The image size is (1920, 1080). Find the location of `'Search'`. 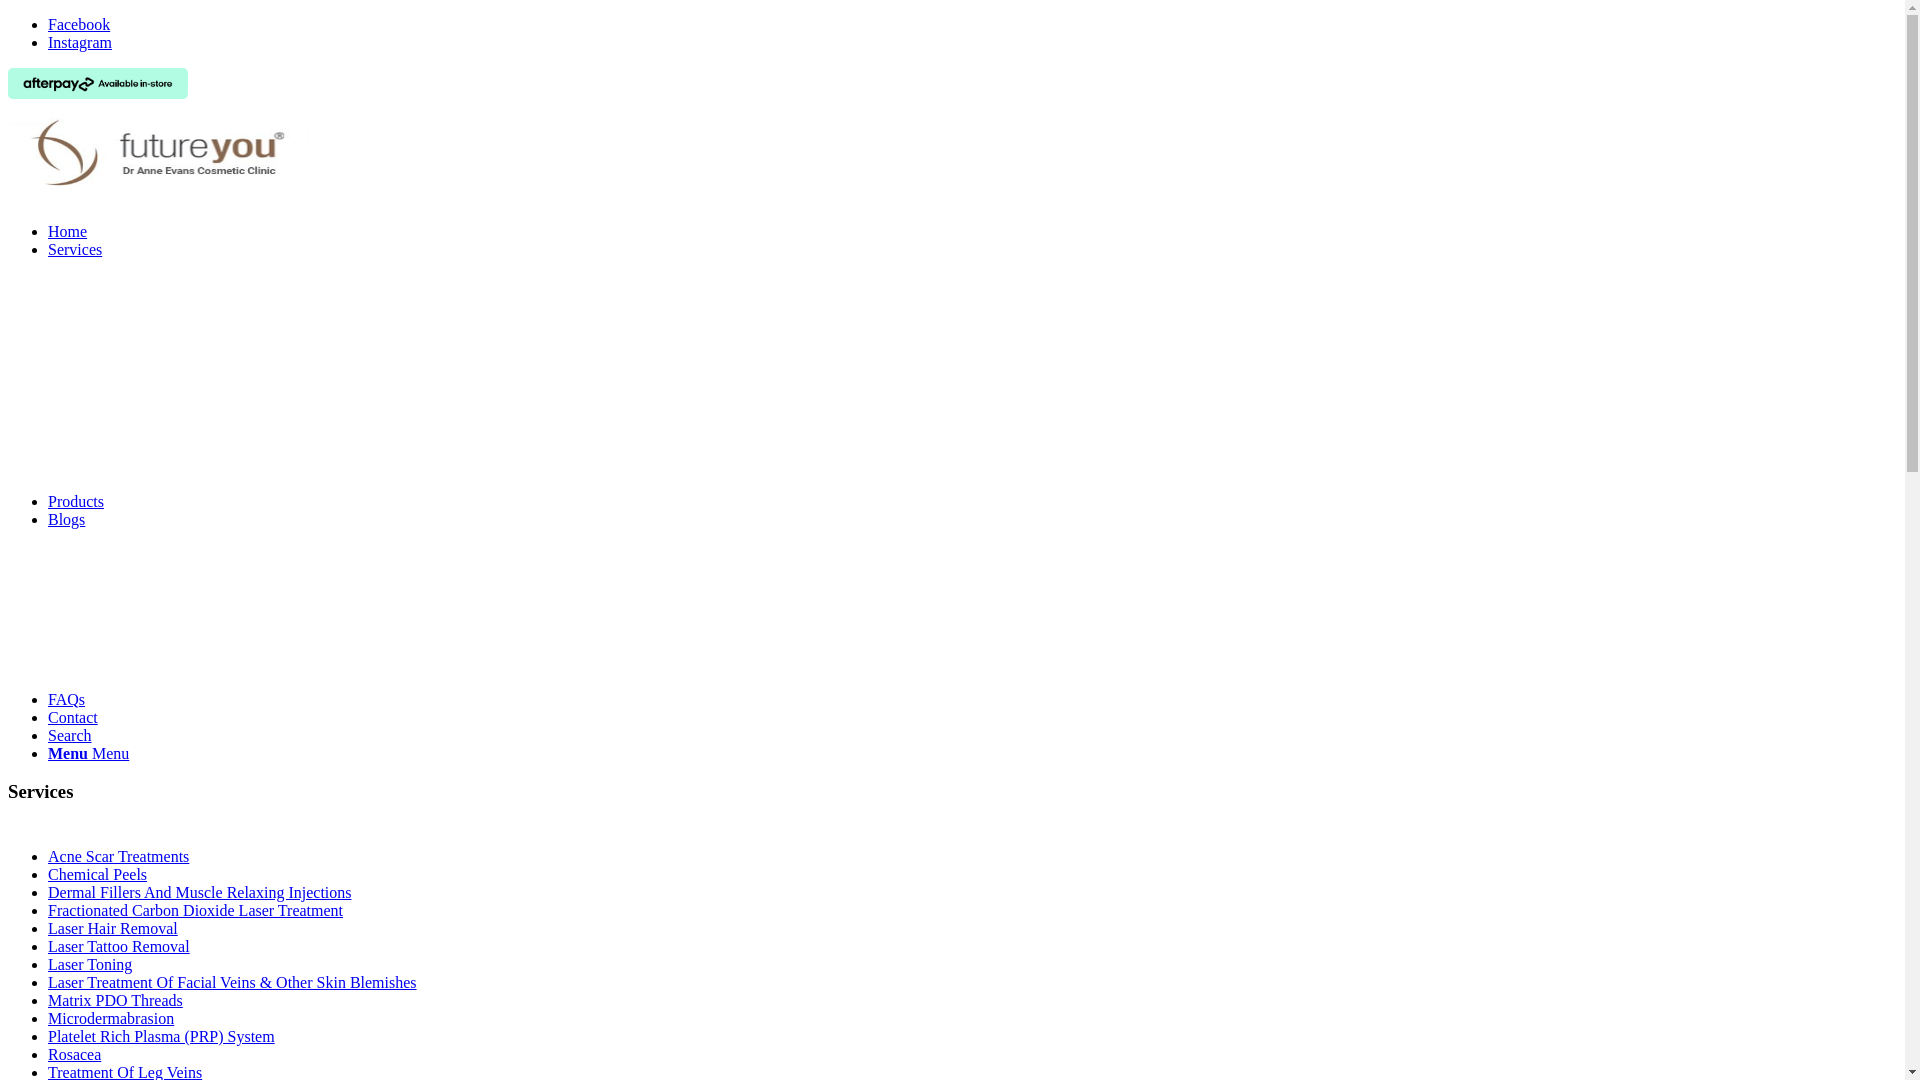

'Search' is located at coordinates (70, 735).